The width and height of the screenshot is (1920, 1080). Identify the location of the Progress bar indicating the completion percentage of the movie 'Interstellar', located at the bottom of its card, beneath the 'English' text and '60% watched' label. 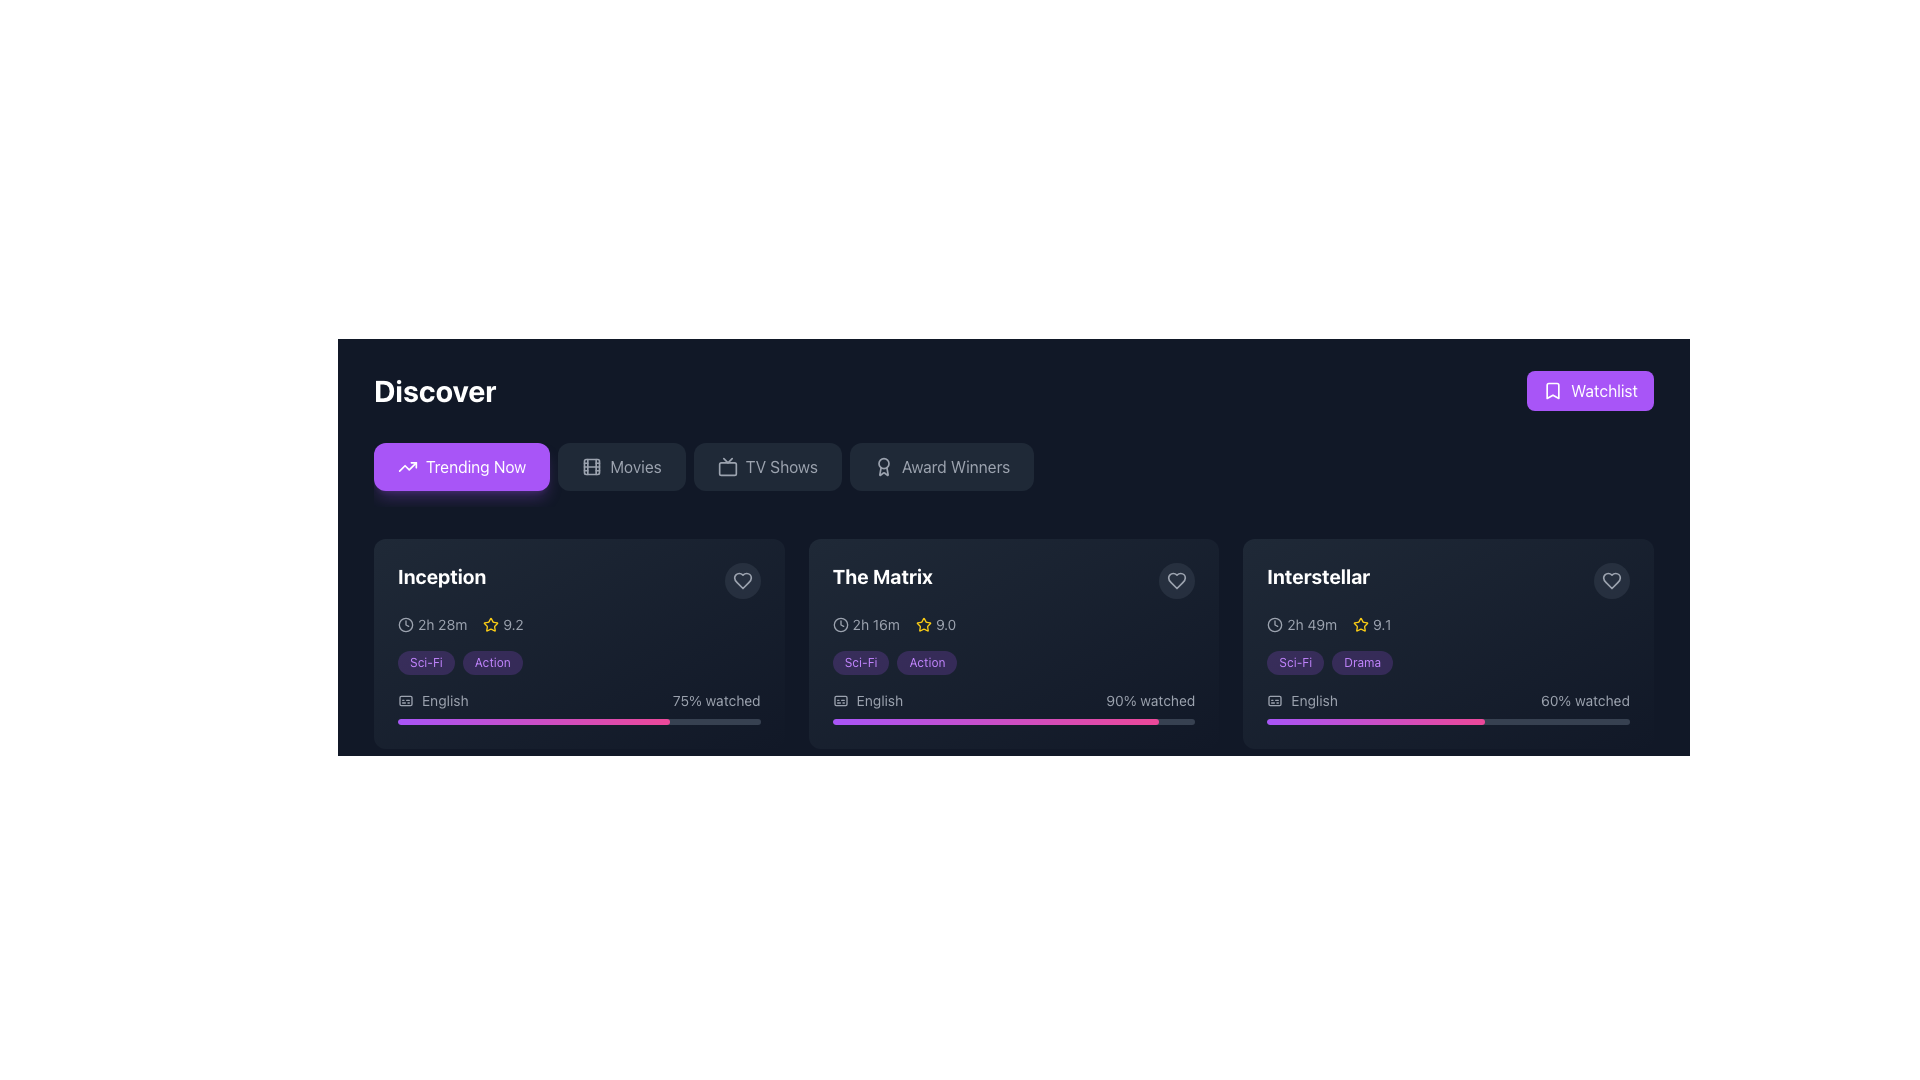
(1448, 721).